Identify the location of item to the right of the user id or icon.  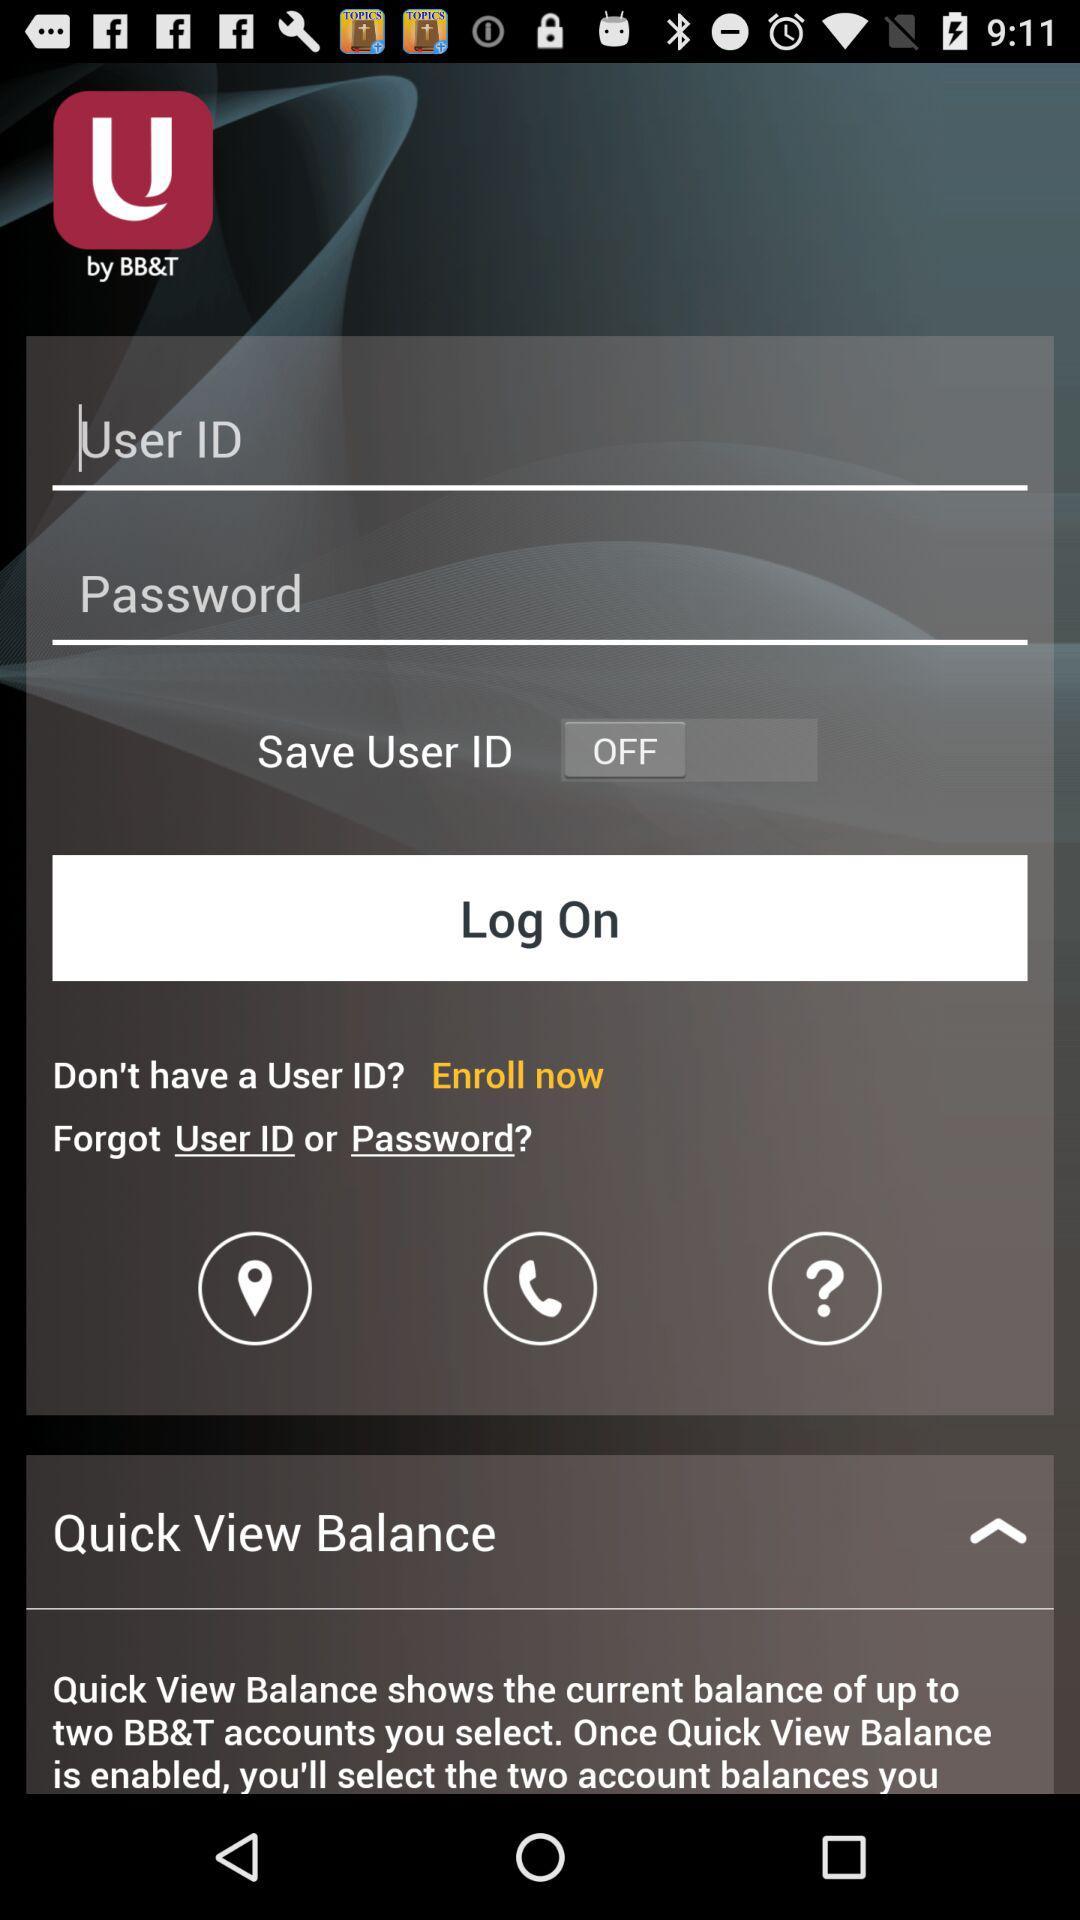
(440, 1137).